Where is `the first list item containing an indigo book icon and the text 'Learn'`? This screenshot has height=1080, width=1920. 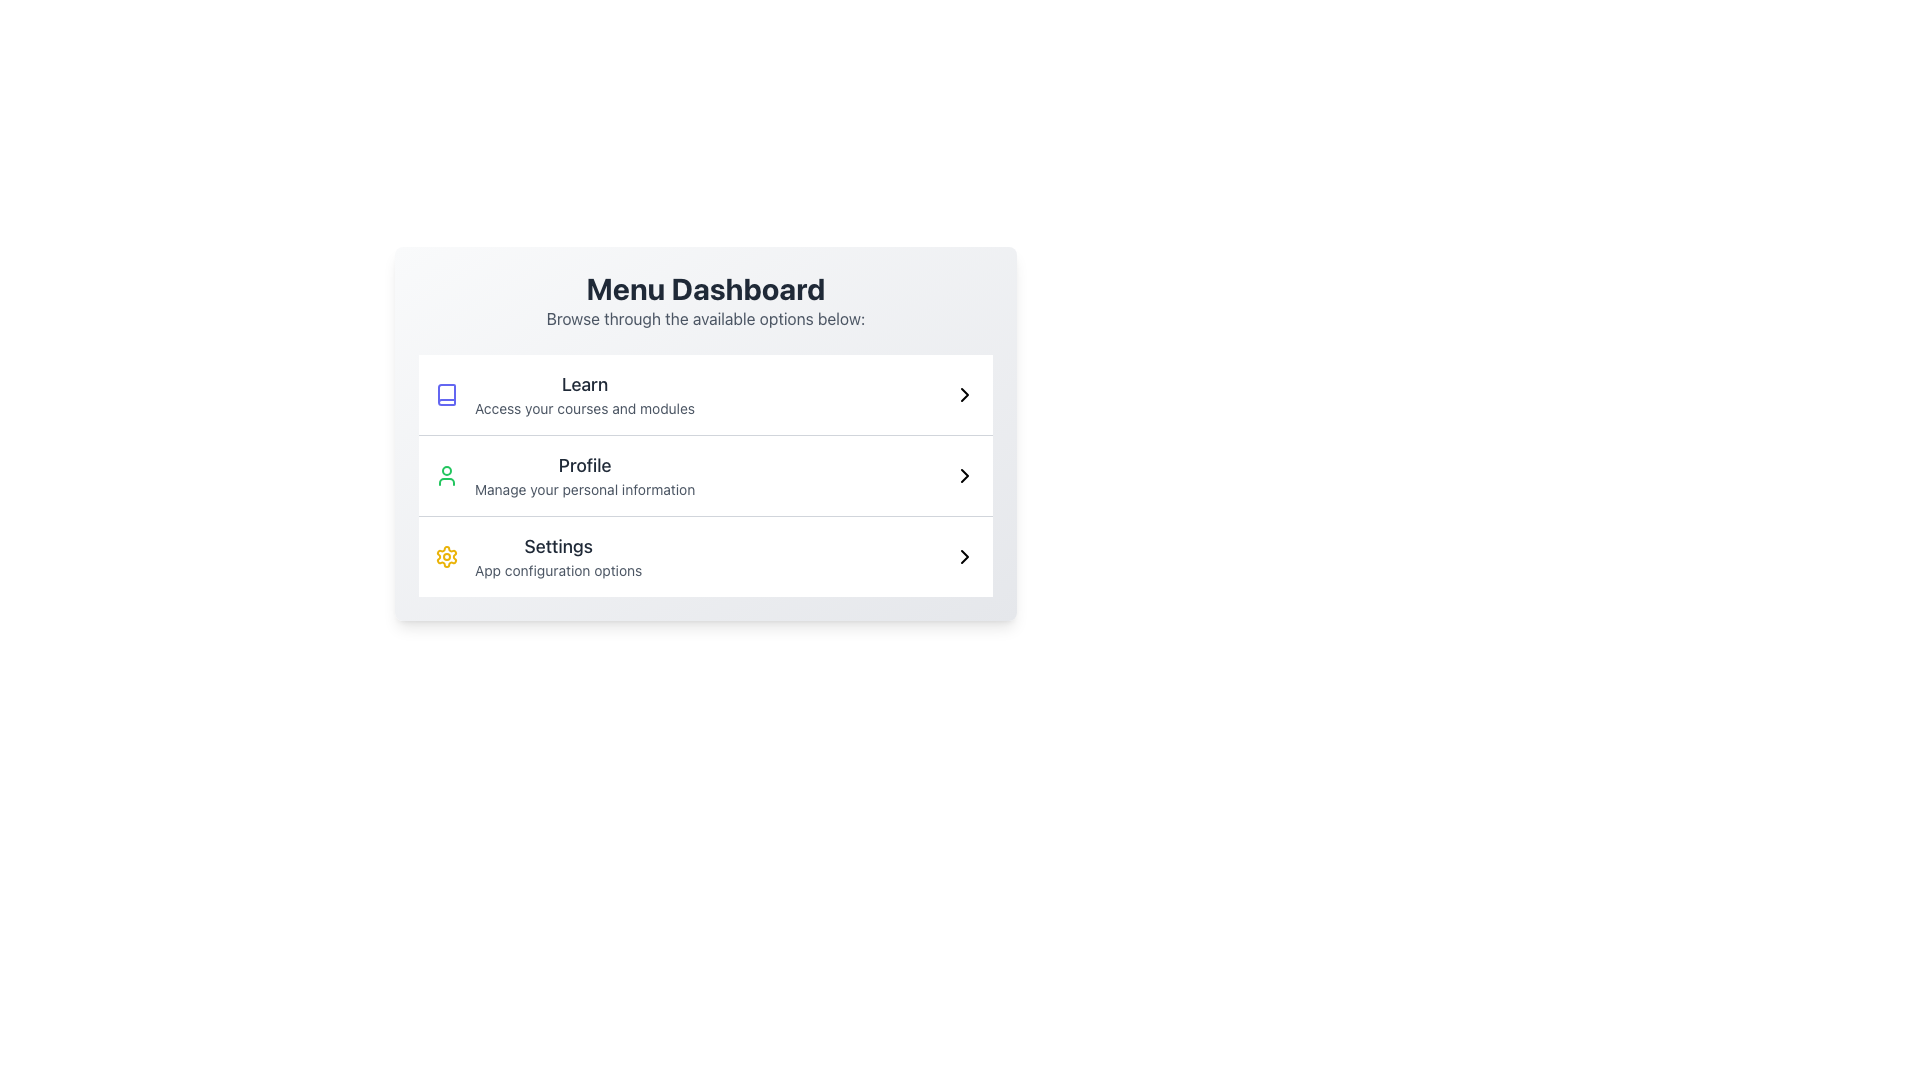
the first list item containing an indigo book icon and the text 'Learn' is located at coordinates (564, 394).